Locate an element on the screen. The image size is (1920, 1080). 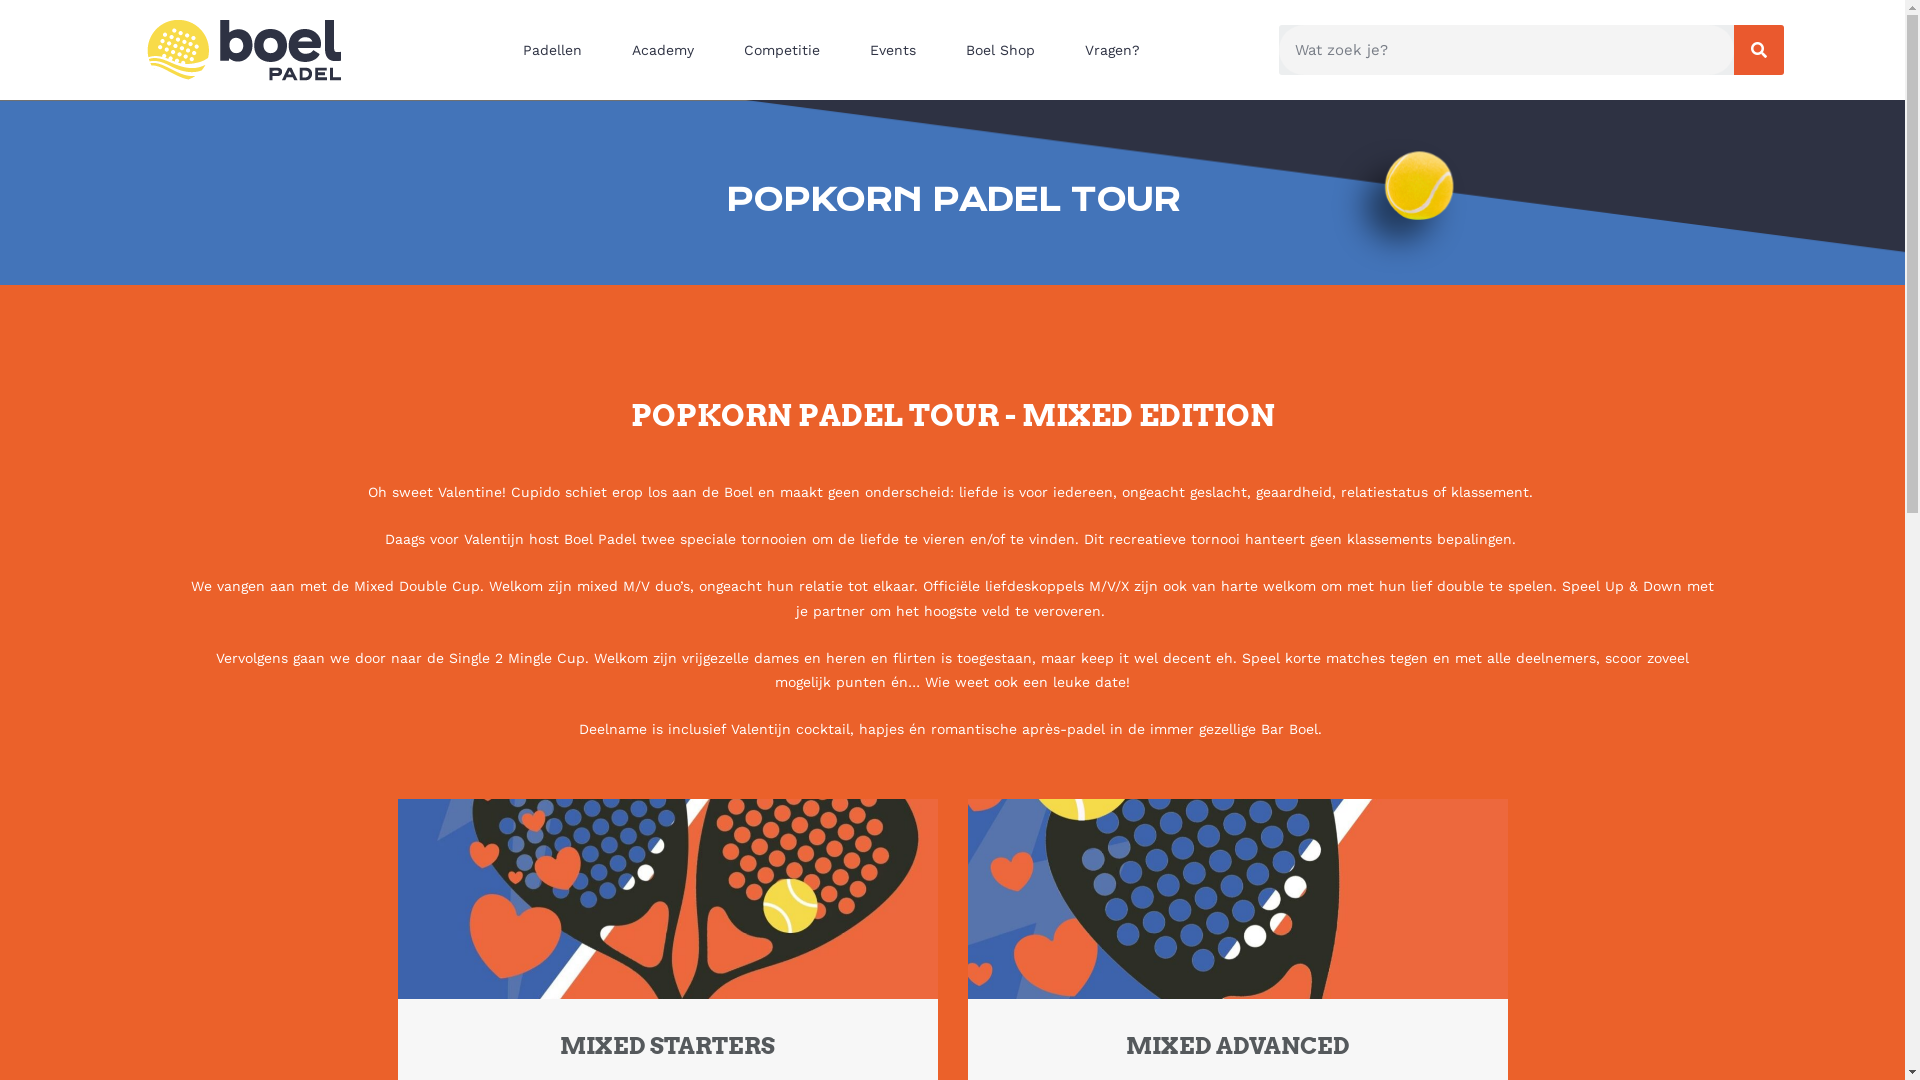
'Search' is located at coordinates (1757, 49).